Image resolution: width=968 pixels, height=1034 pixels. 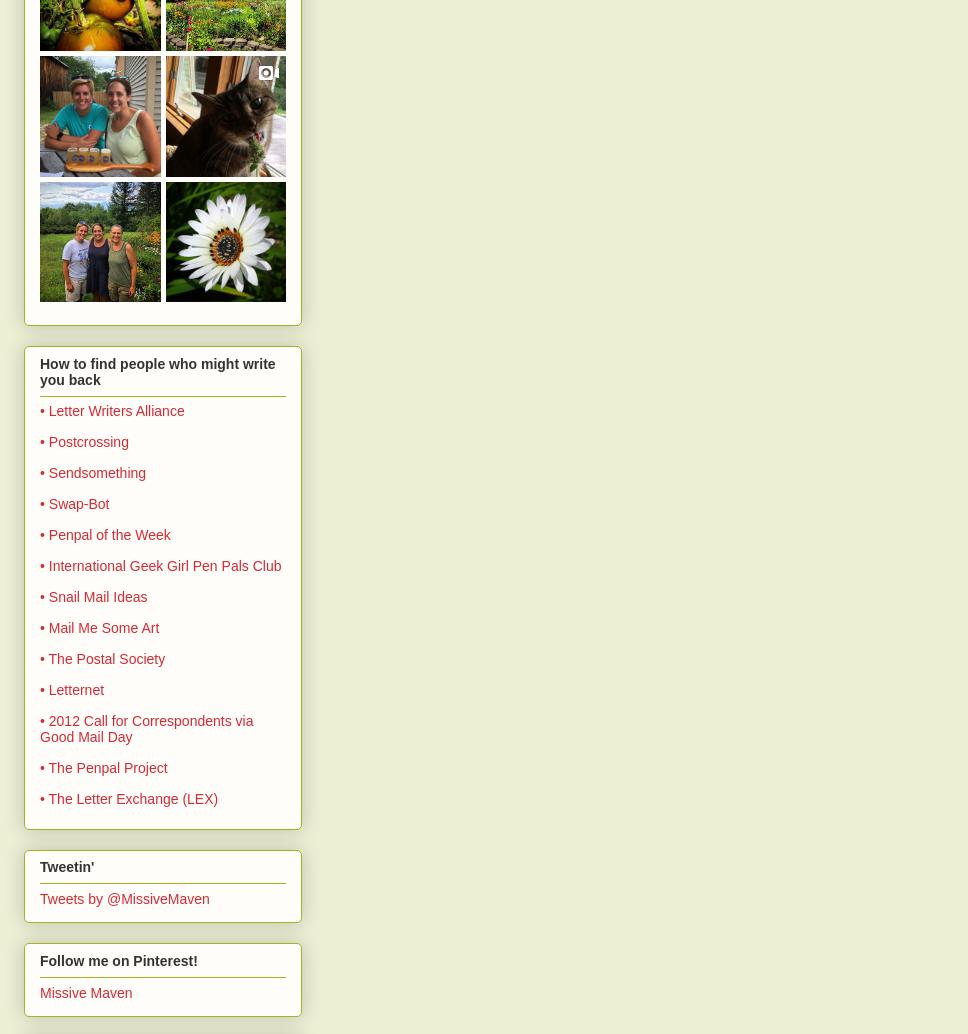 I want to click on '• Letternet', so click(x=39, y=688).